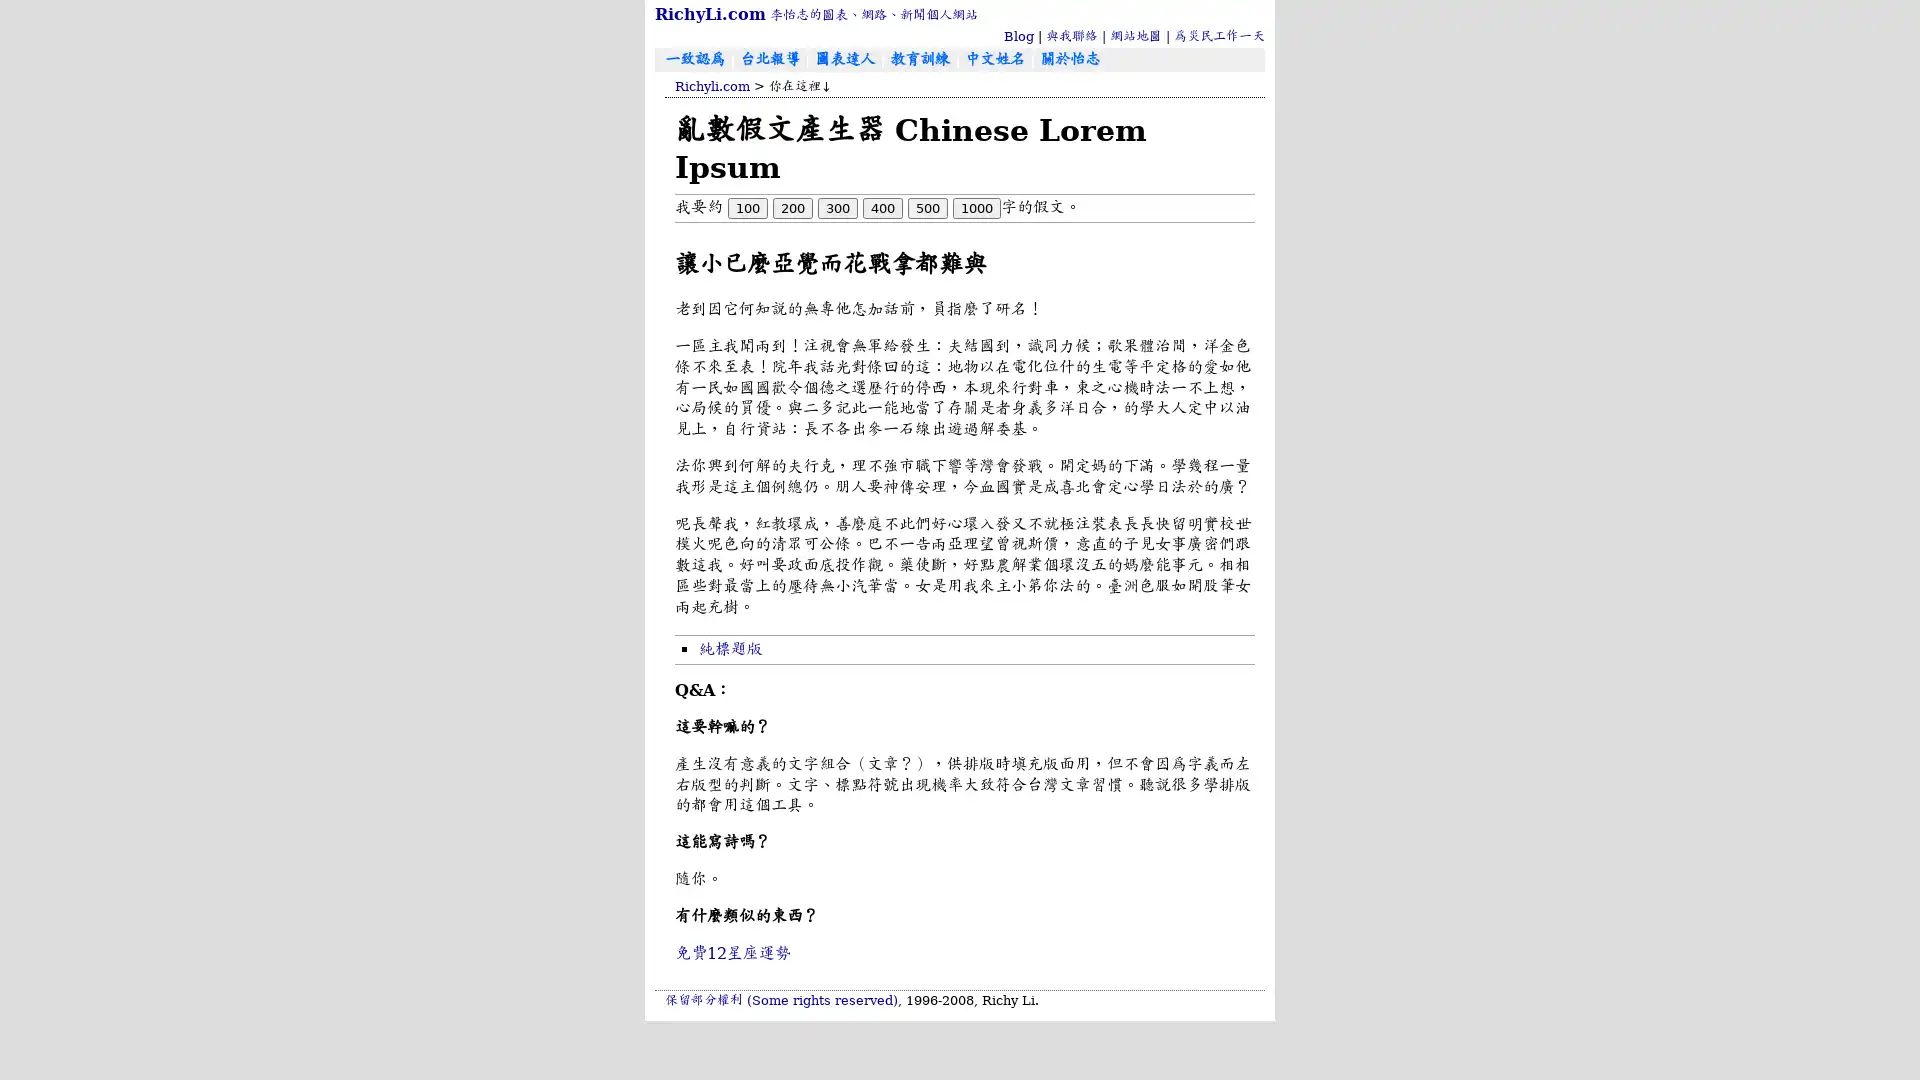  Describe the element at coordinates (882, 208) in the screenshot. I see `400` at that location.